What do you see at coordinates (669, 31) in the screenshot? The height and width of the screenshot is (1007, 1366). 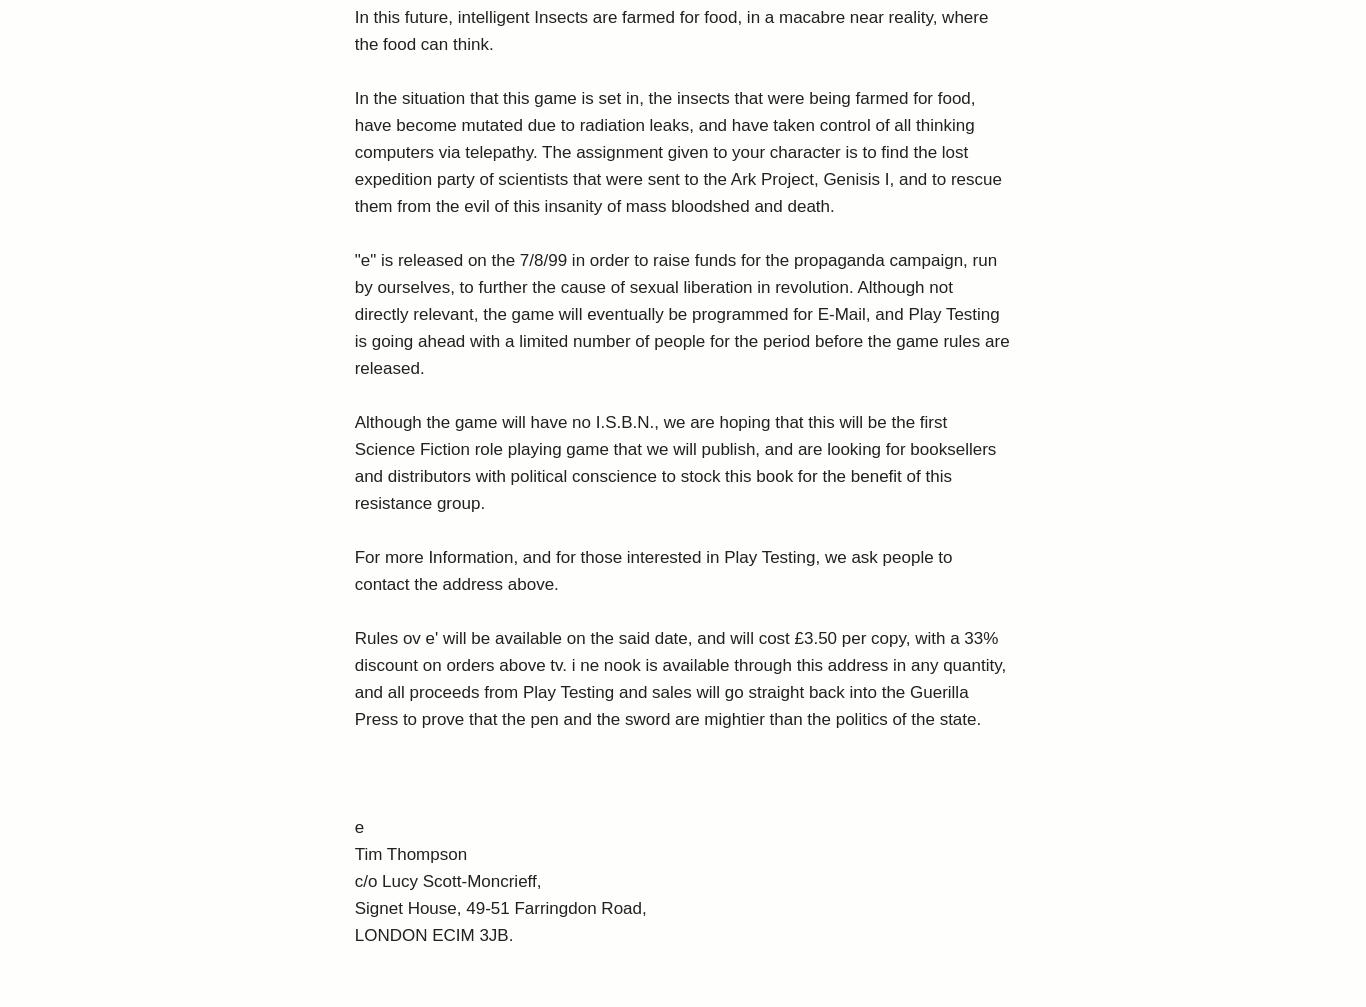 I see `'In this future, intelligent Insects are farmed for food, in a
        macabre near reality, where the food can think.'` at bounding box center [669, 31].